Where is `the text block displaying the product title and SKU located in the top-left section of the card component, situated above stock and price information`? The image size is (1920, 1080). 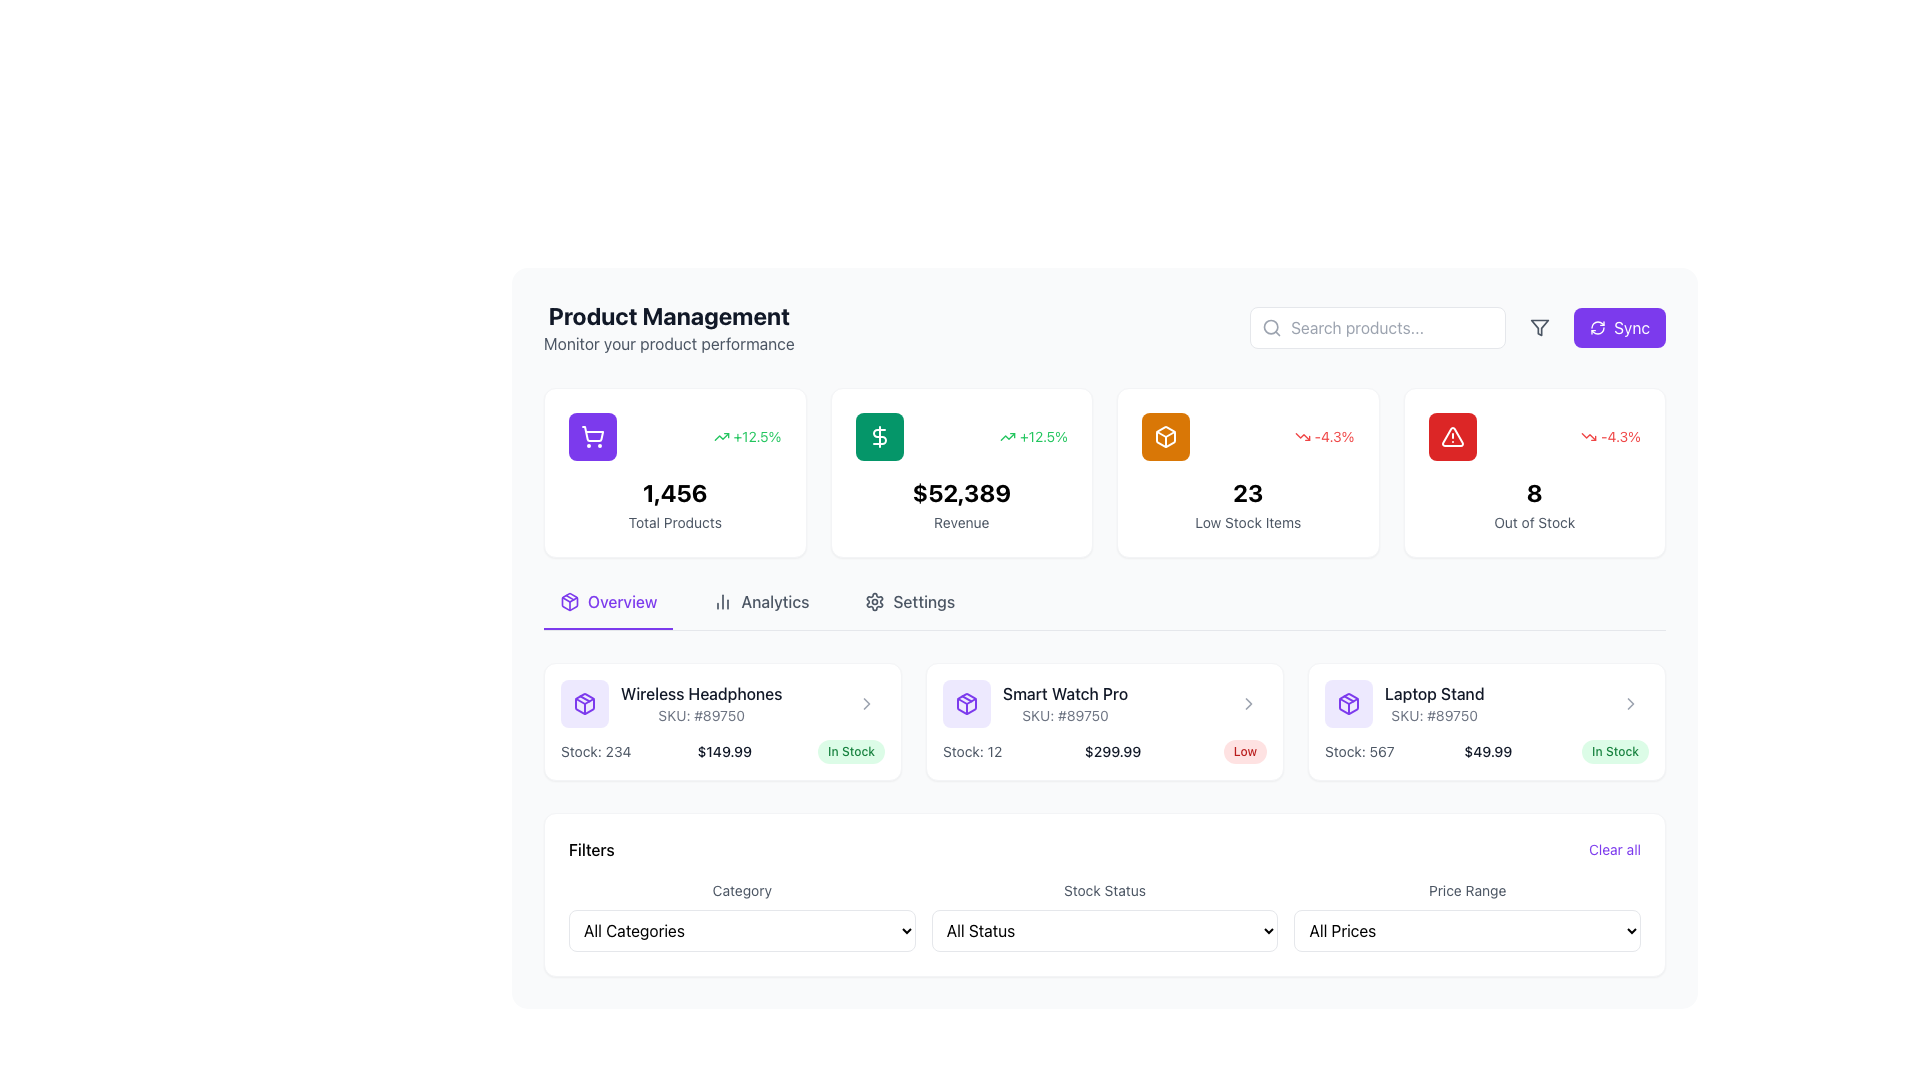 the text block displaying the product title and SKU located in the top-left section of the card component, situated above stock and price information is located at coordinates (722, 703).